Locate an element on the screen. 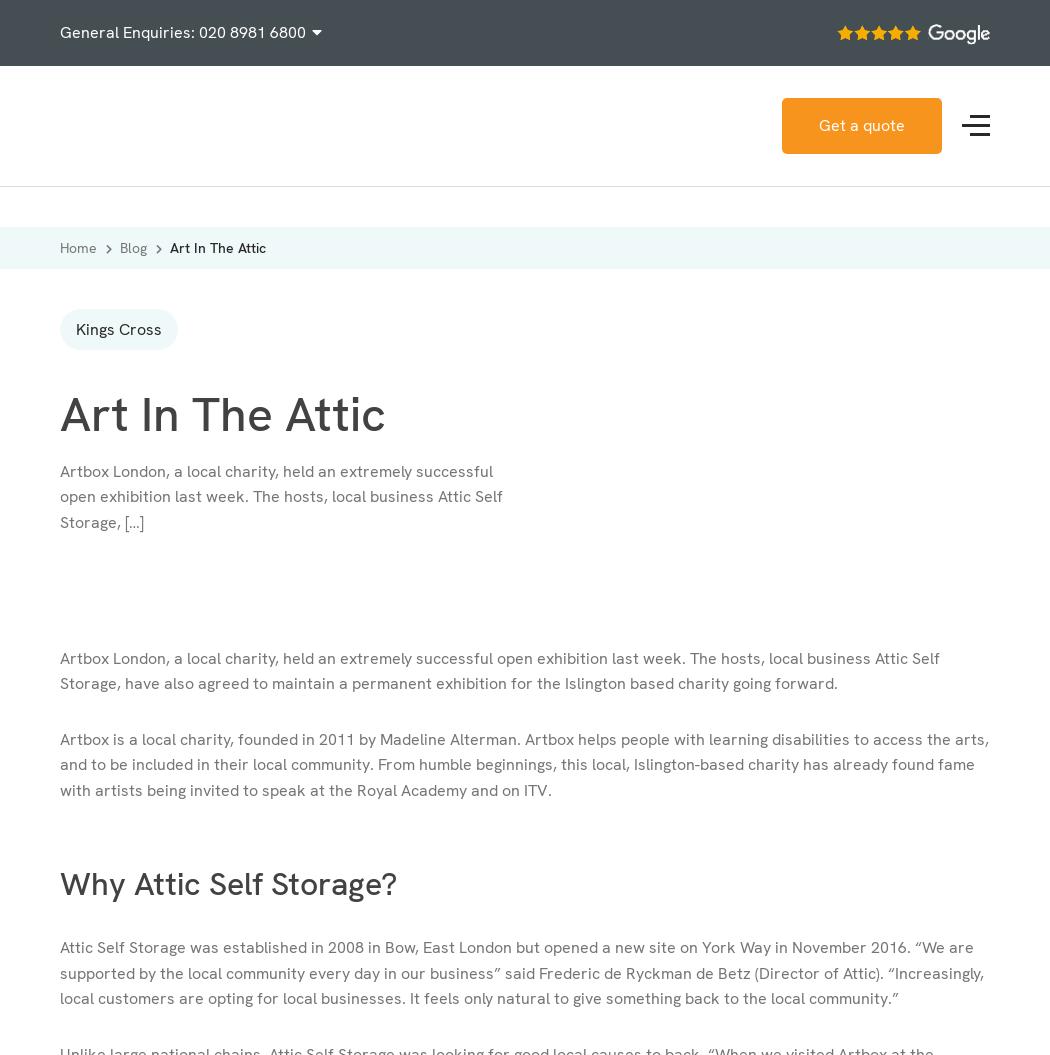 This screenshot has height=1055, width=1050. 'Blog' is located at coordinates (119, 248).